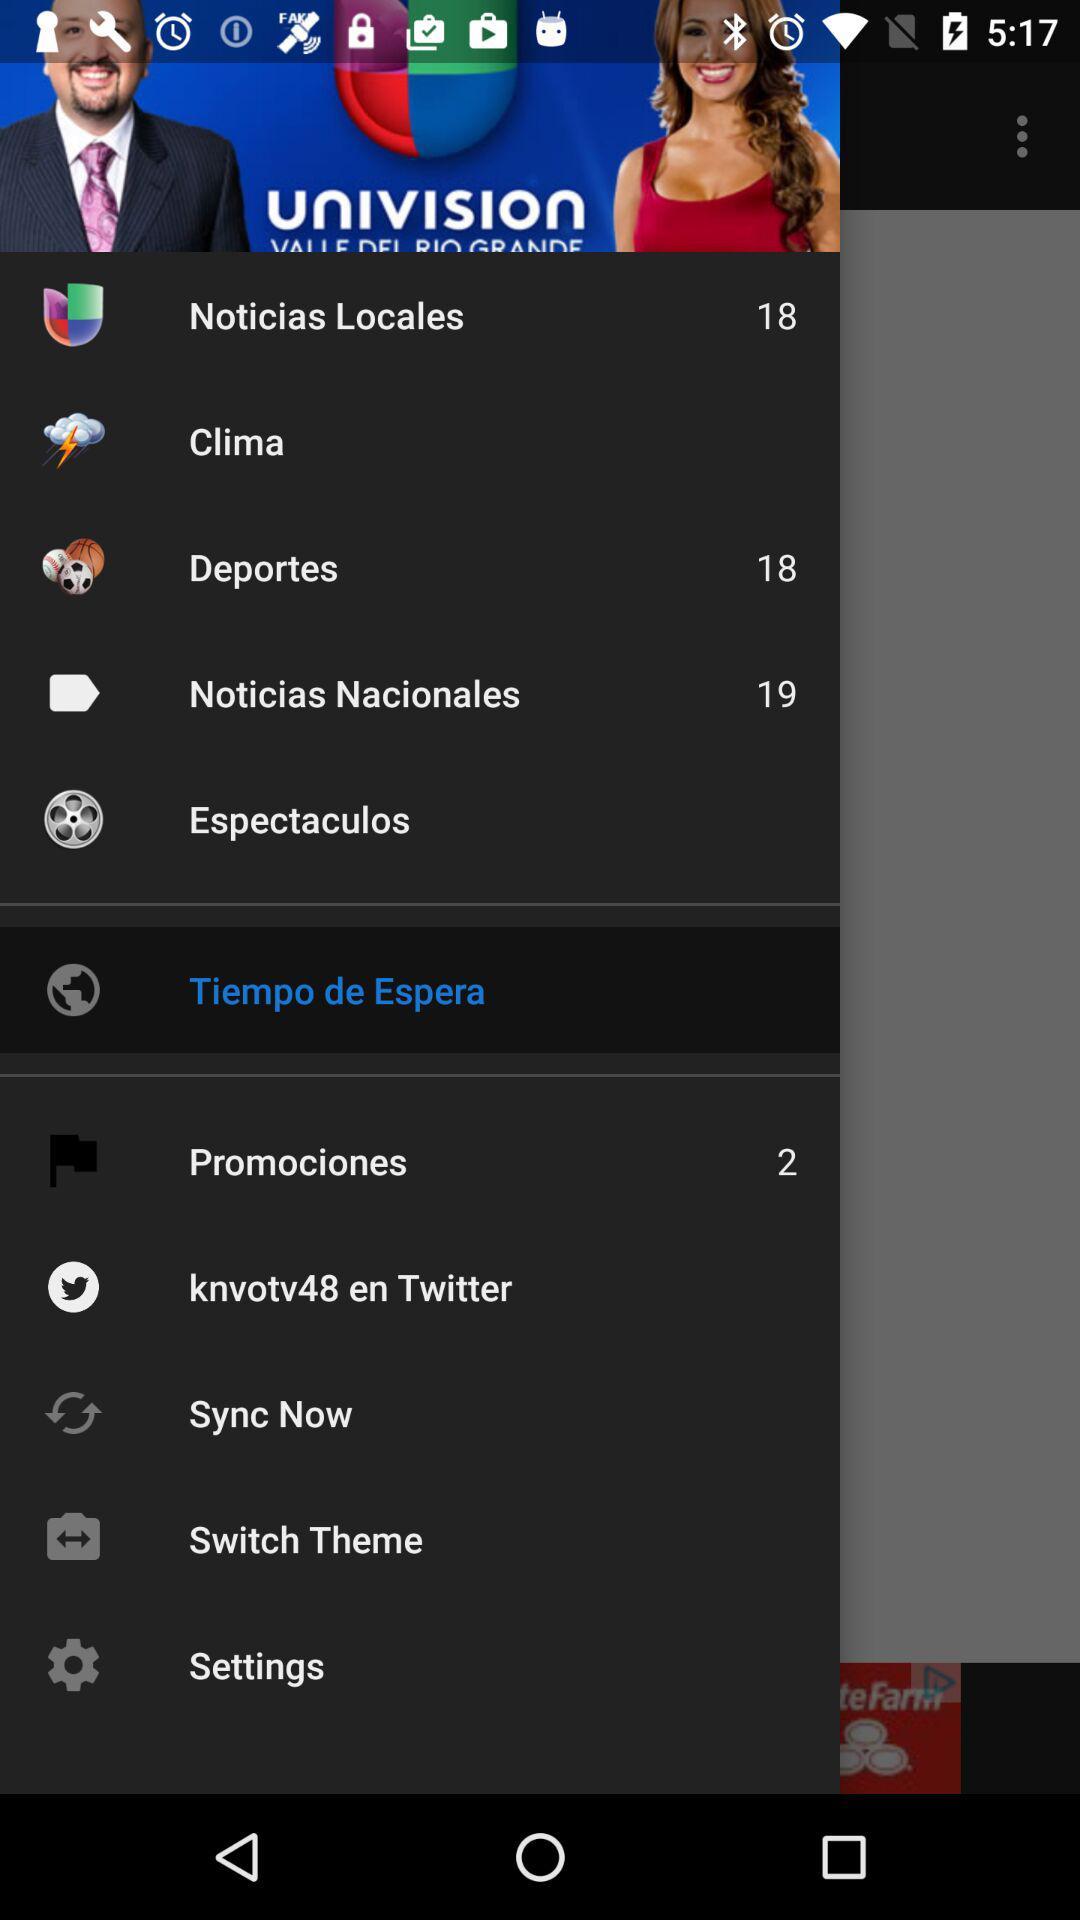 The width and height of the screenshot is (1080, 1920). What do you see at coordinates (72, 1538) in the screenshot?
I see `the icon beside switch theme` at bounding box center [72, 1538].